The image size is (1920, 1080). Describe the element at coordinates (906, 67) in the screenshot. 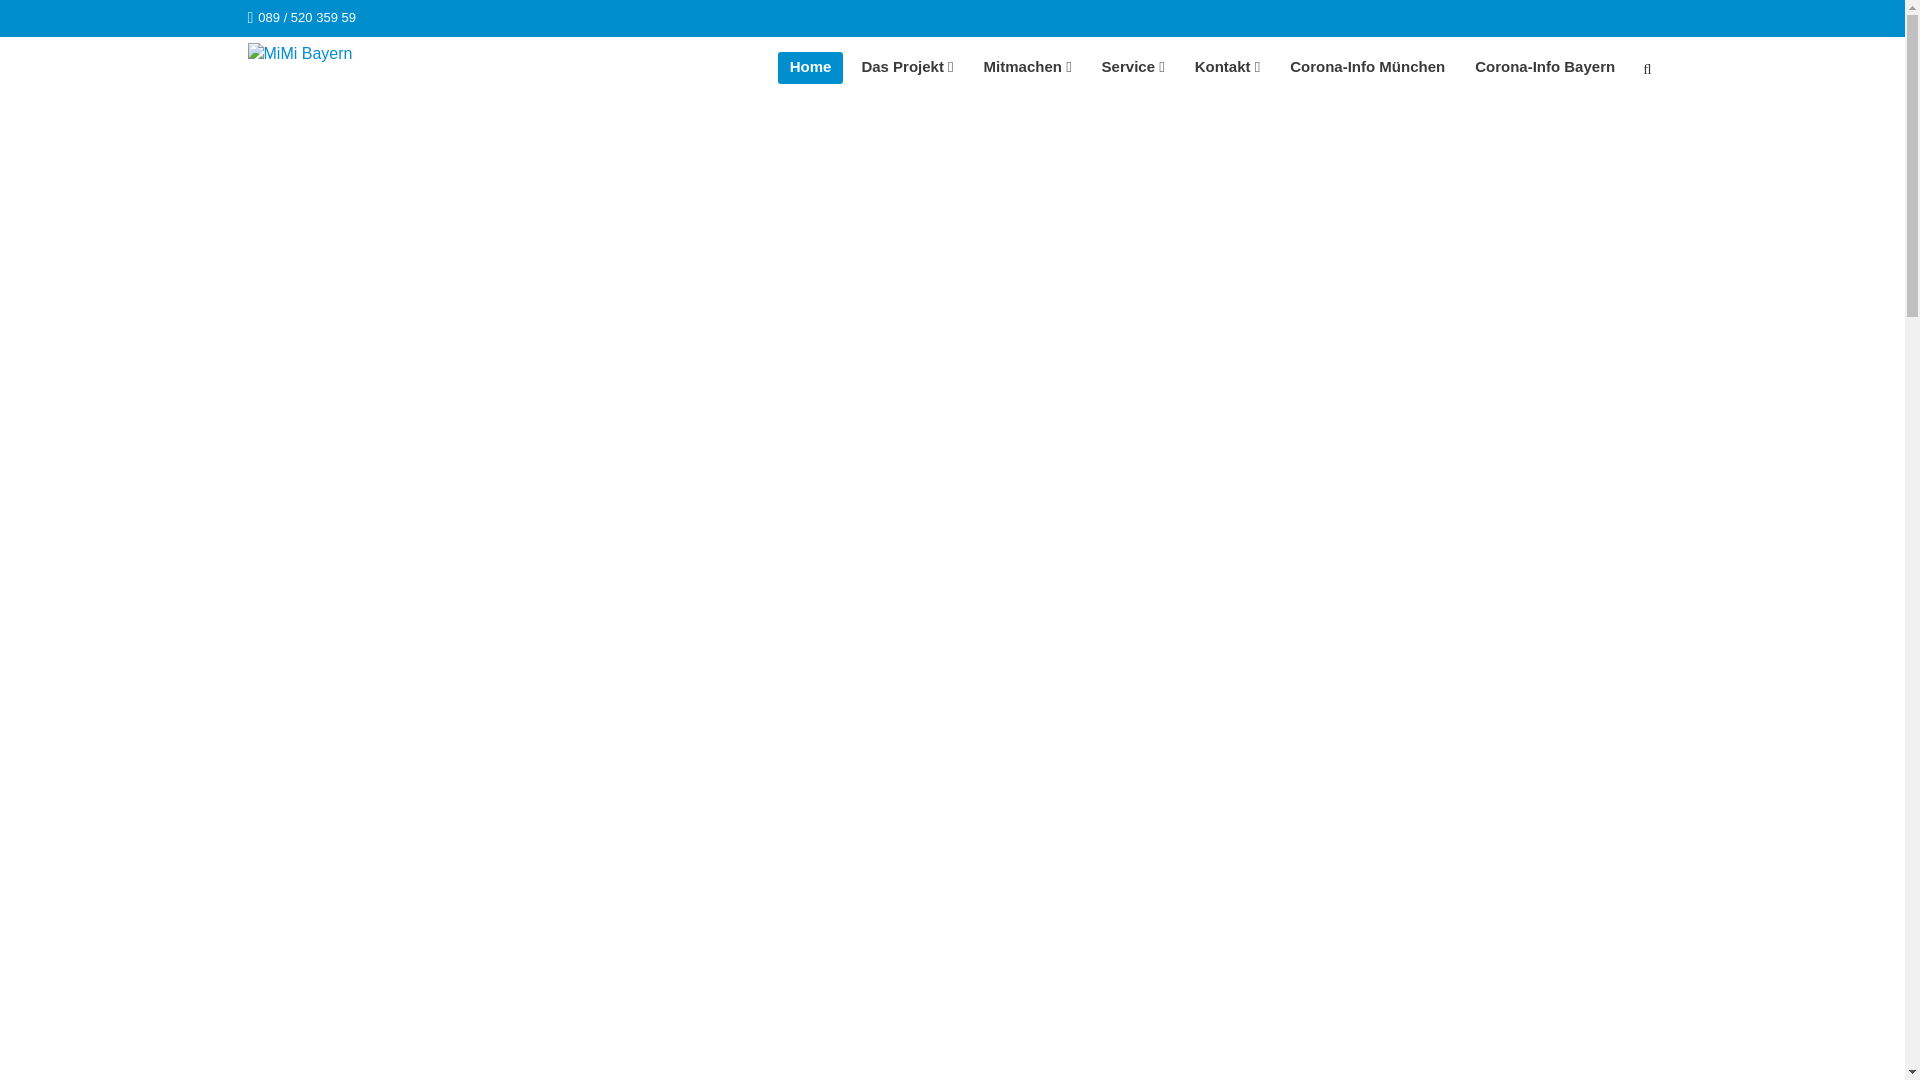

I see `'Das Projekt'` at that location.